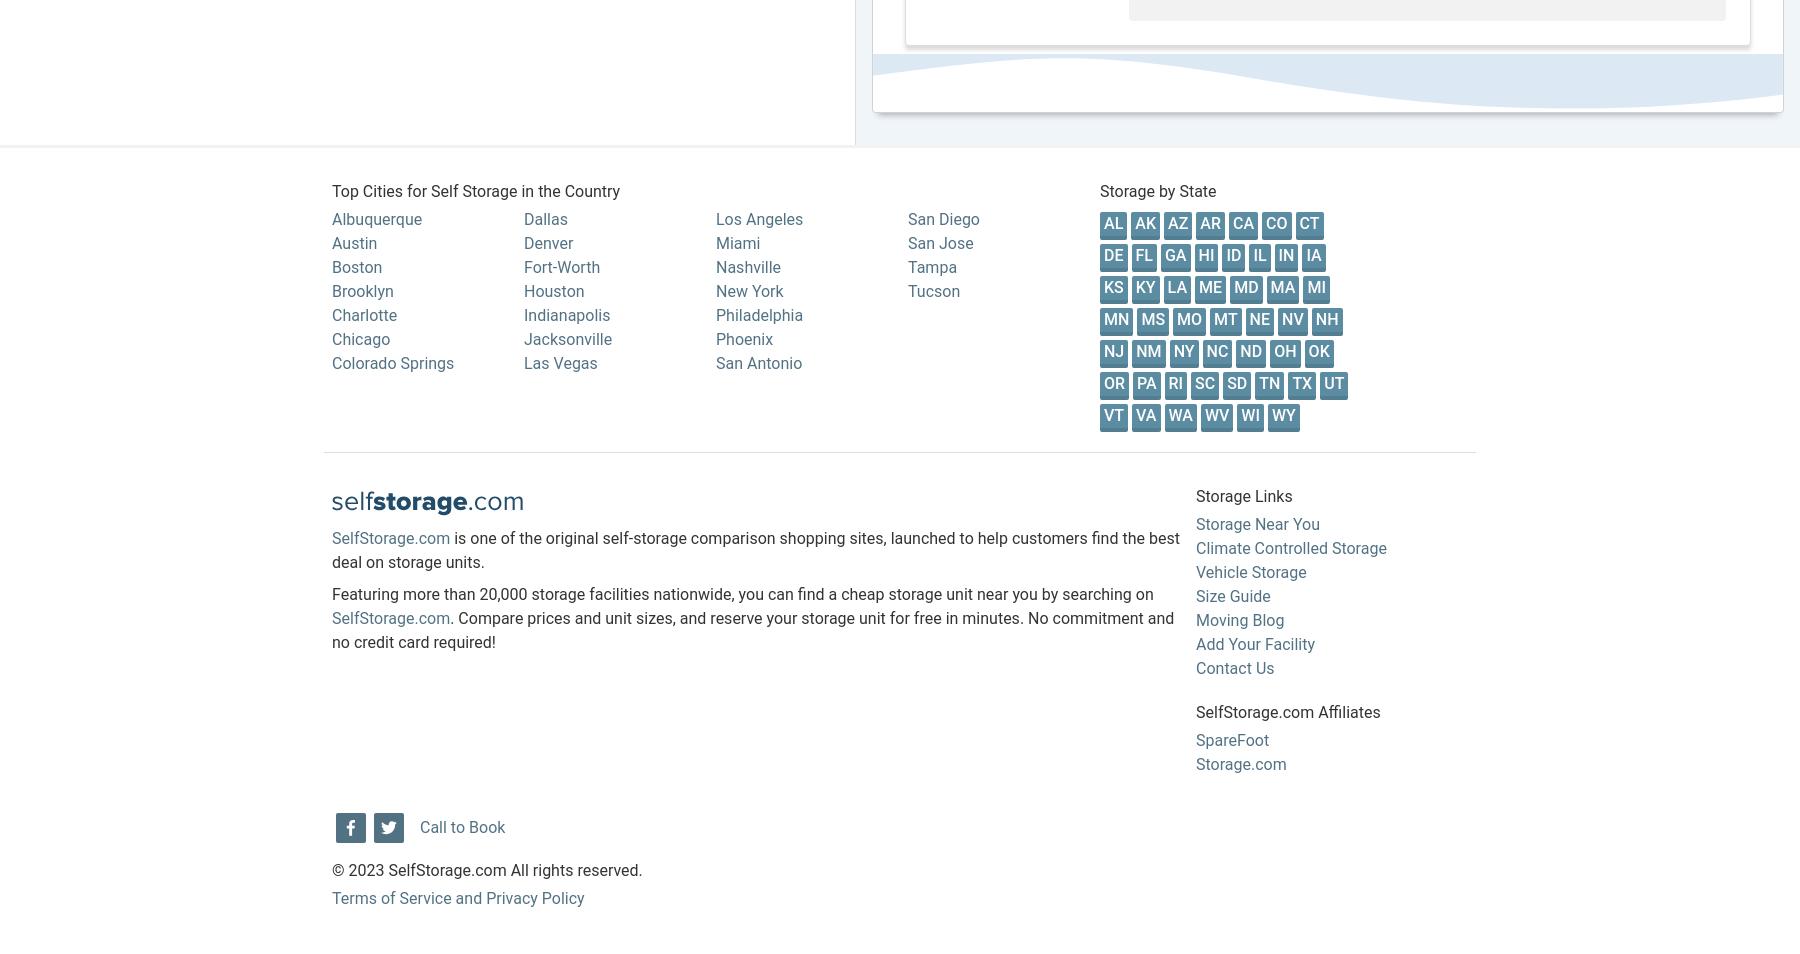  I want to click on '. Compare prices and unit sizes, and reserve your storage unit for free in minutes. No commitment and no credit card required!', so click(751, 628).